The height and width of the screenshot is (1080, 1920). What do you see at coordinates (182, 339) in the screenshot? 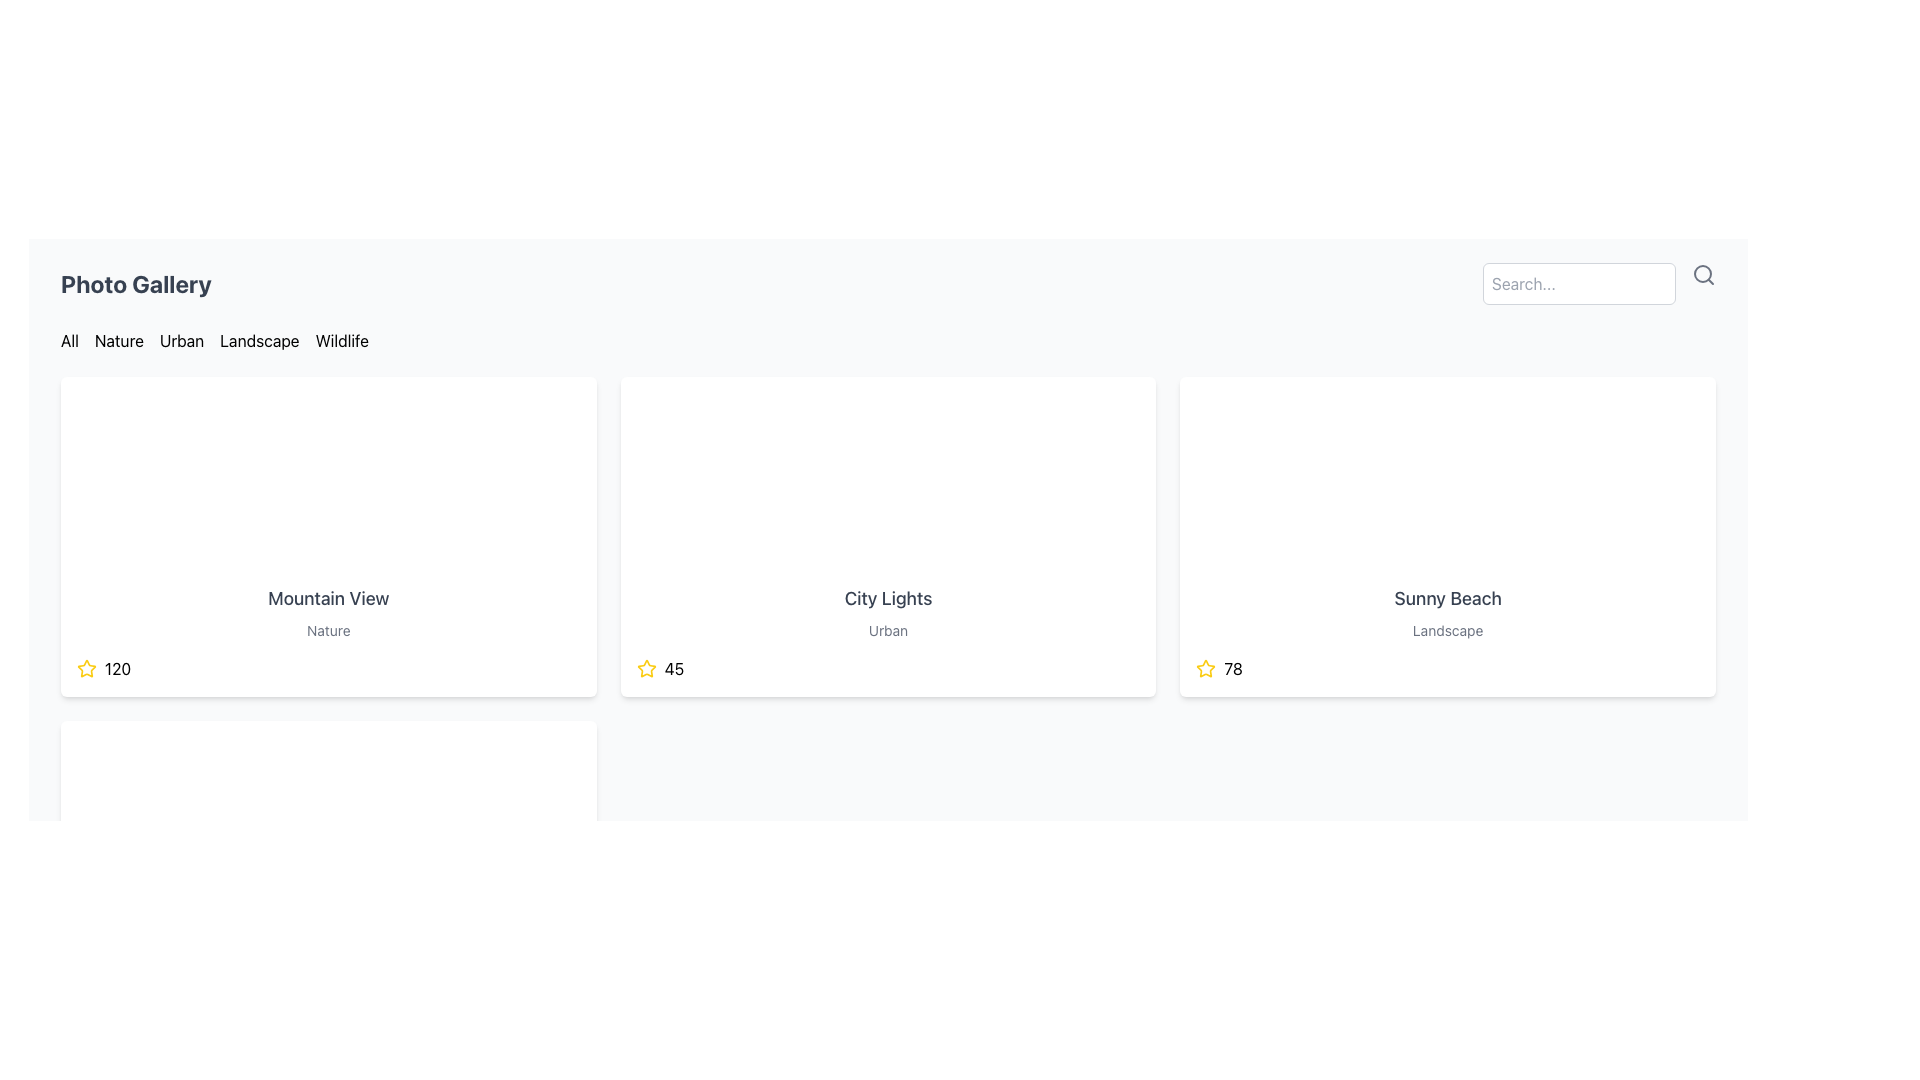
I see `the 'Urban' filter option located in the navigation bar, which is the third item from the left` at bounding box center [182, 339].